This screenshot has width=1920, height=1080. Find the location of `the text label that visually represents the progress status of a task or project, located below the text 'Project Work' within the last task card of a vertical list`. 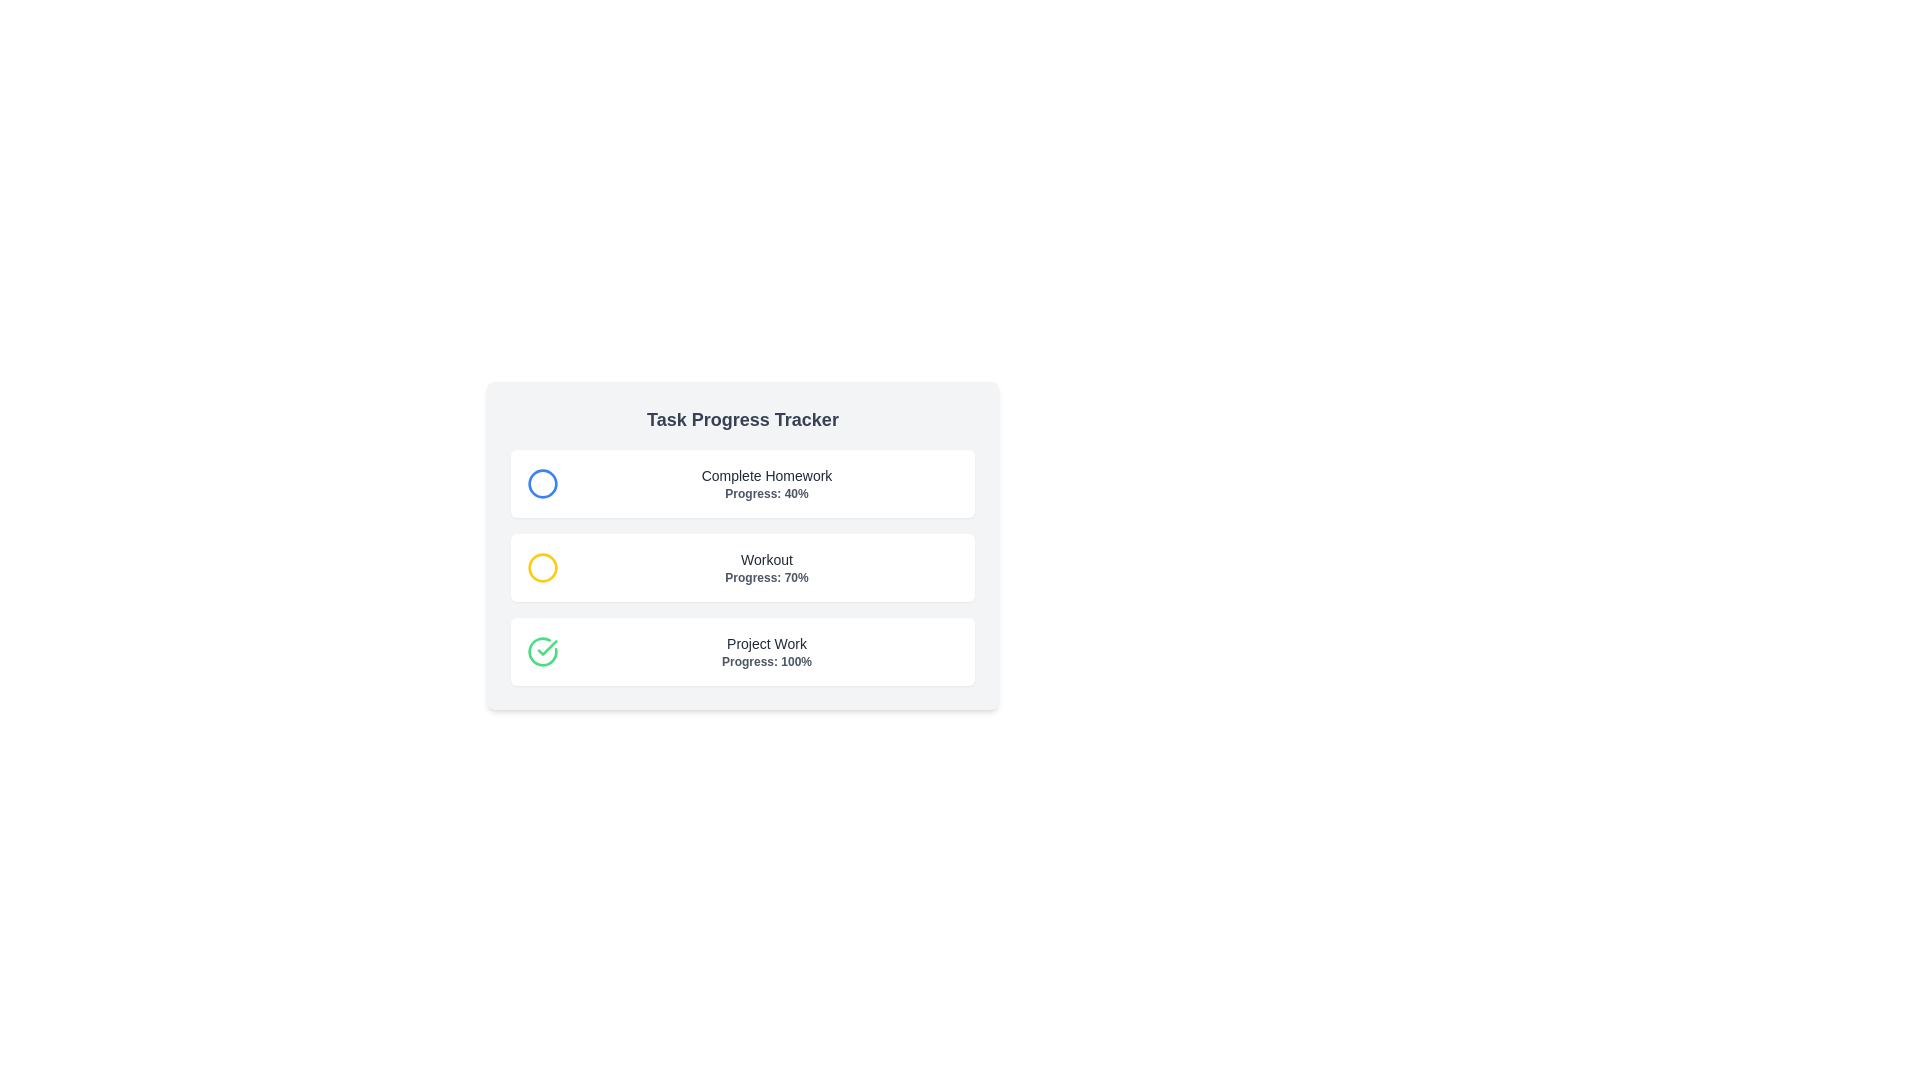

the text label that visually represents the progress status of a task or project, located below the text 'Project Work' within the last task card of a vertical list is located at coordinates (766, 662).